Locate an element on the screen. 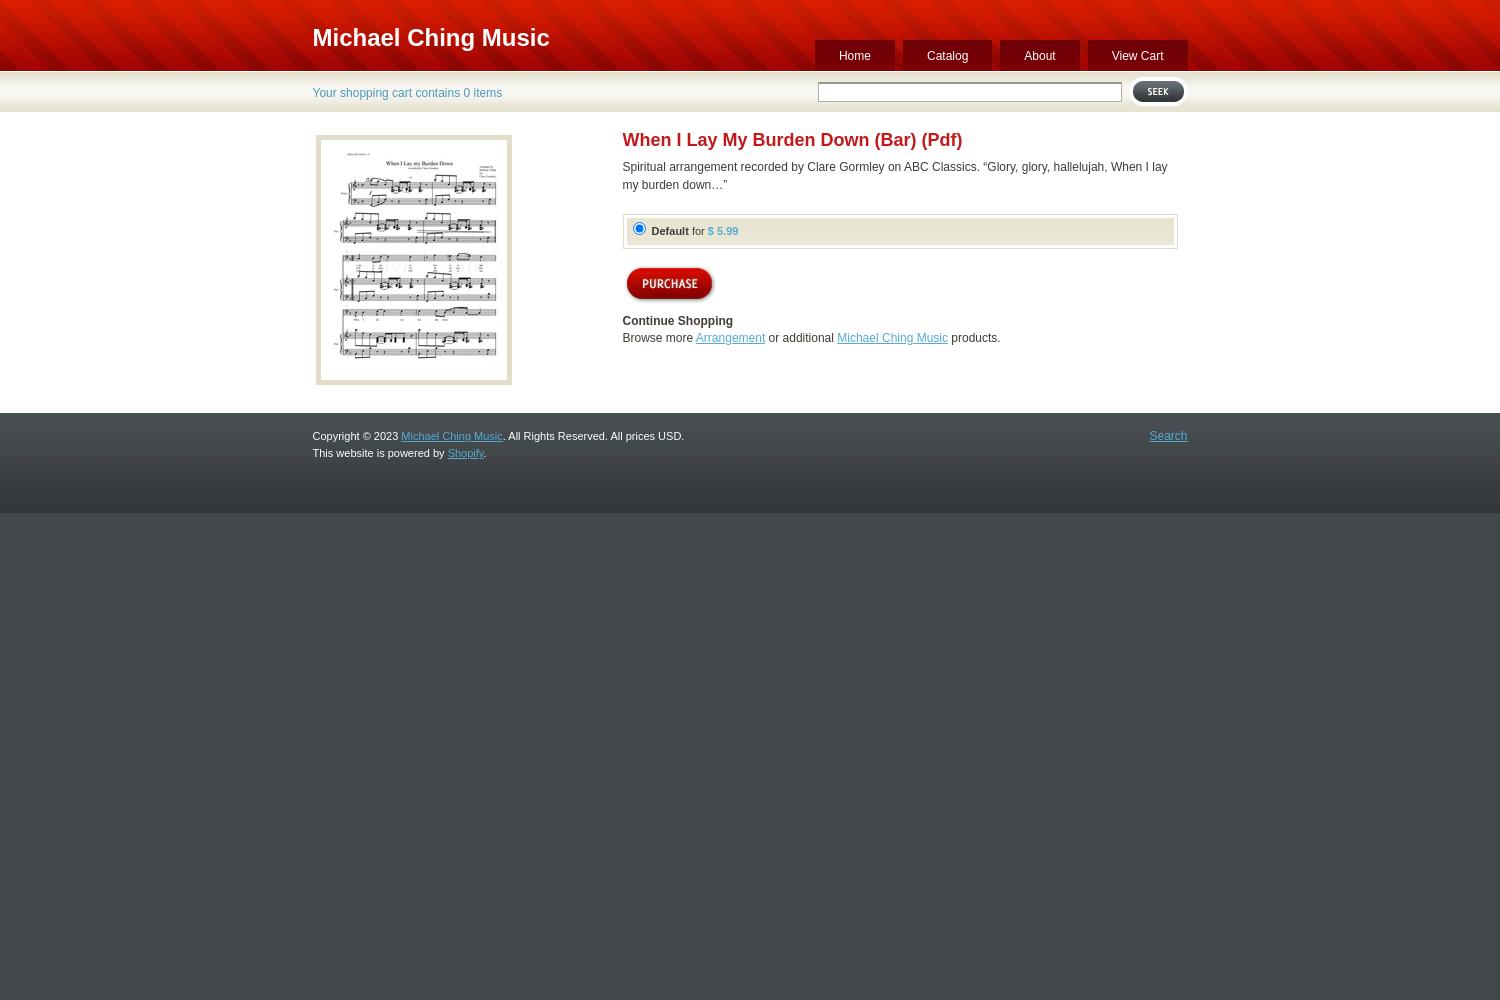  'ABC' is located at coordinates (916, 167).